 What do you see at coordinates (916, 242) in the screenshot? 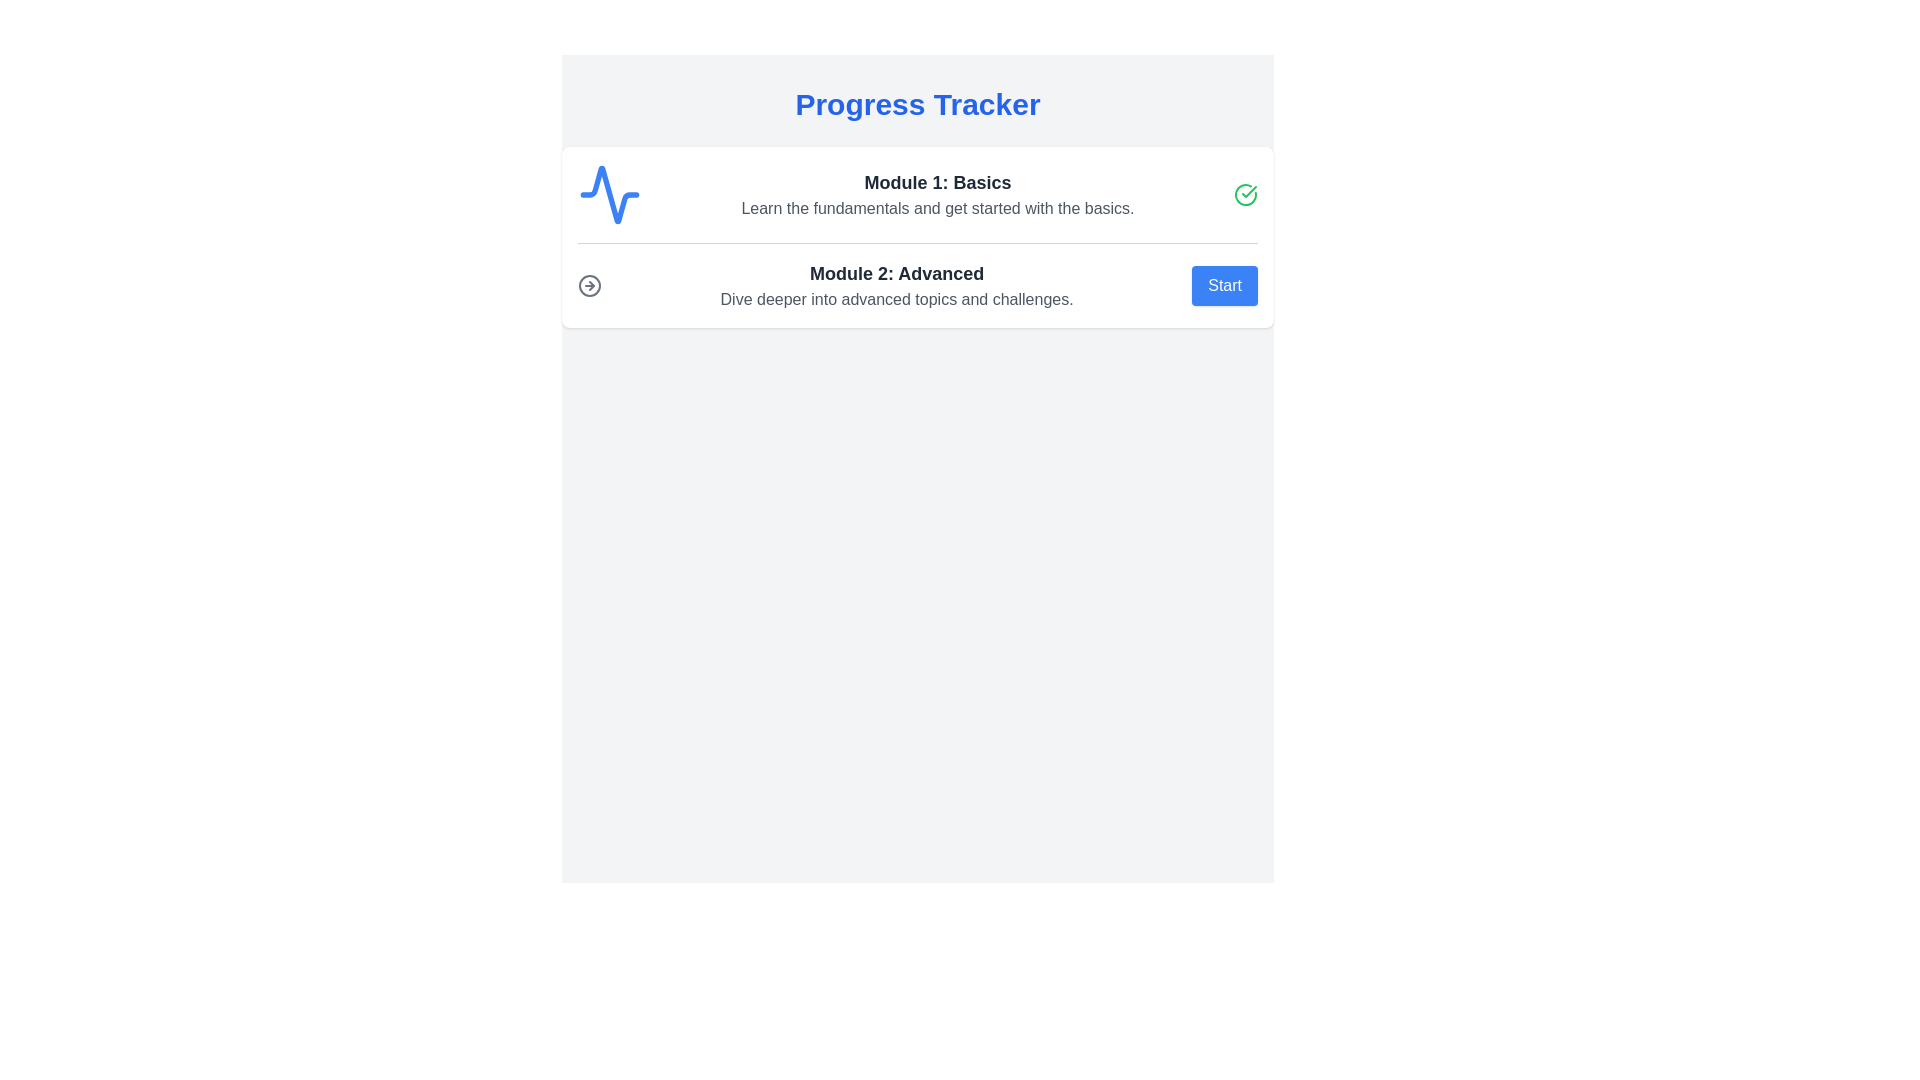
I see `the horizontal divider line that separates 'Module 1: Basics' and 'Module 2: Advanced' sections` at bounding box center [916, 242].